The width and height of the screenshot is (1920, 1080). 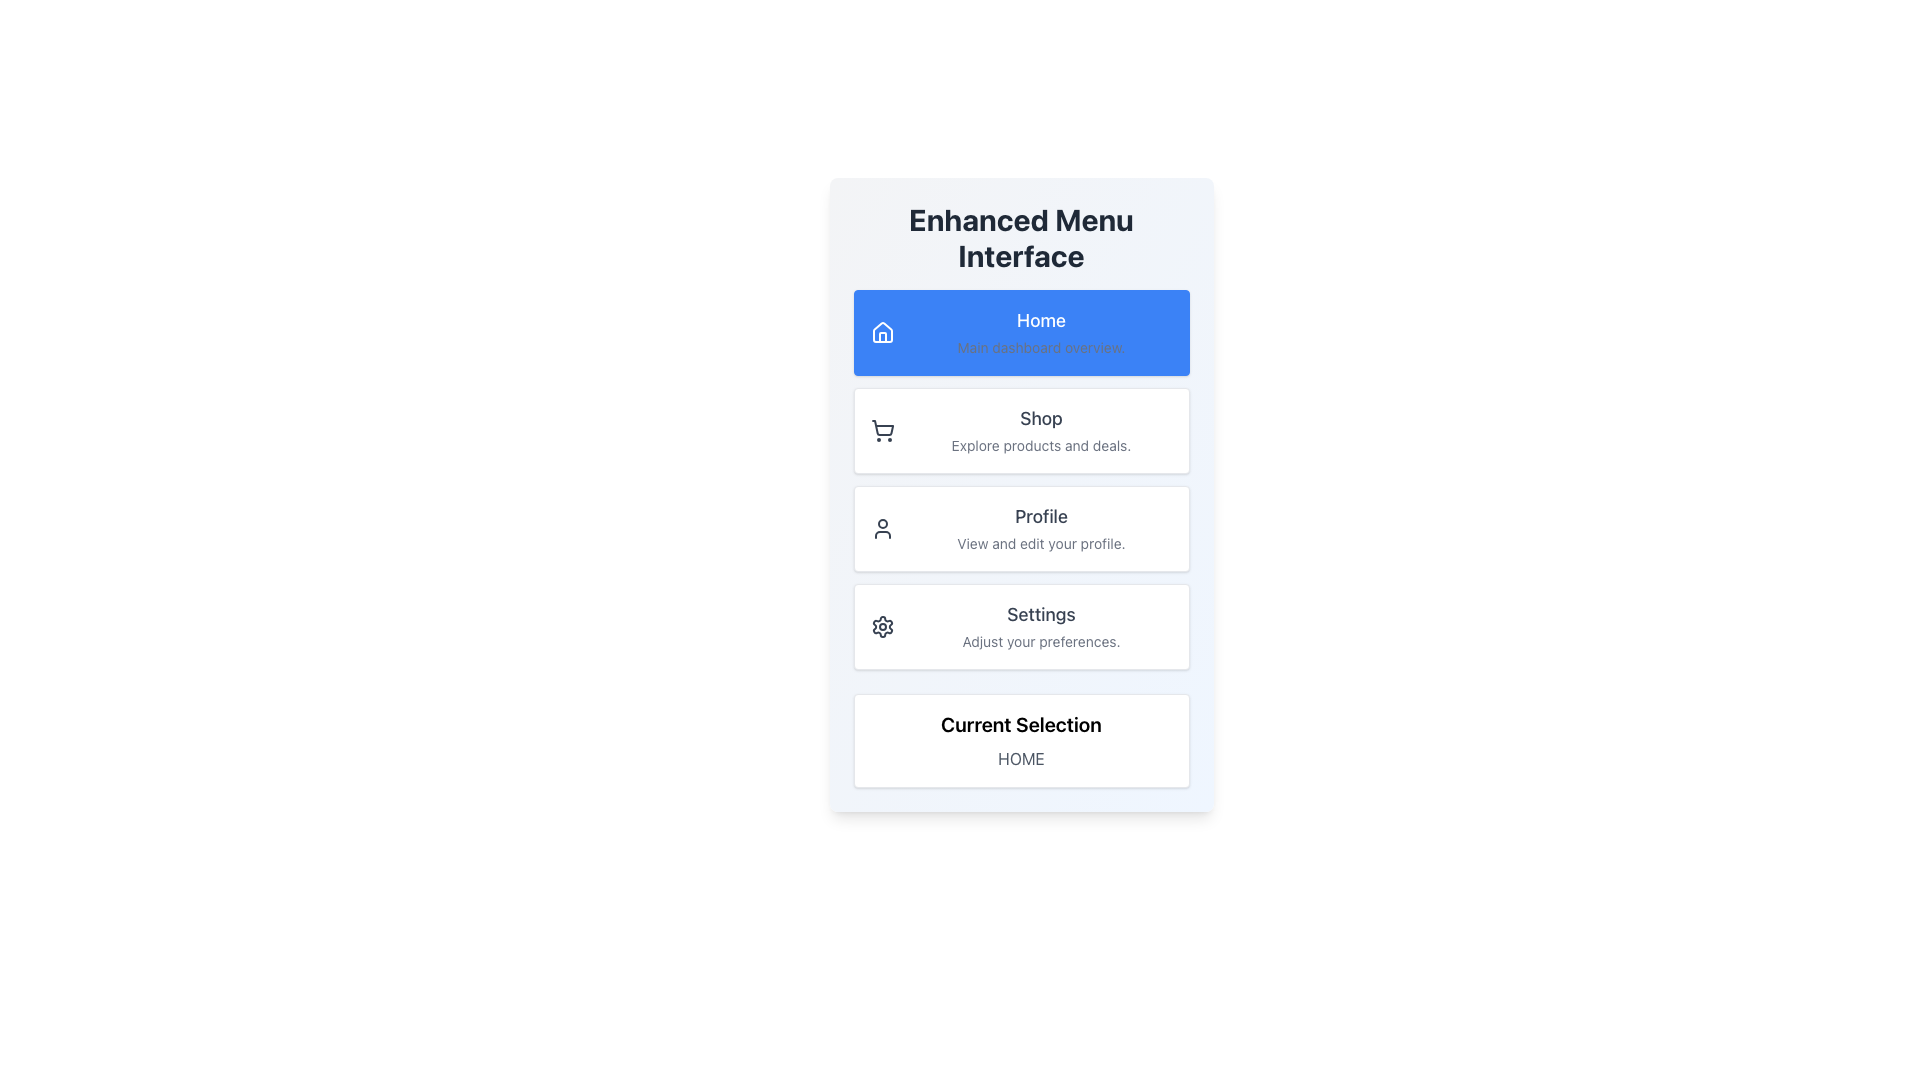 What do you see at coordinates (1040, 626) in the screenshot?
I see `the clickable text label option in the menu interface, which is positioned below the 'Profile' option and serves to navigate to user preferences` at bounding box center [1040, 626].